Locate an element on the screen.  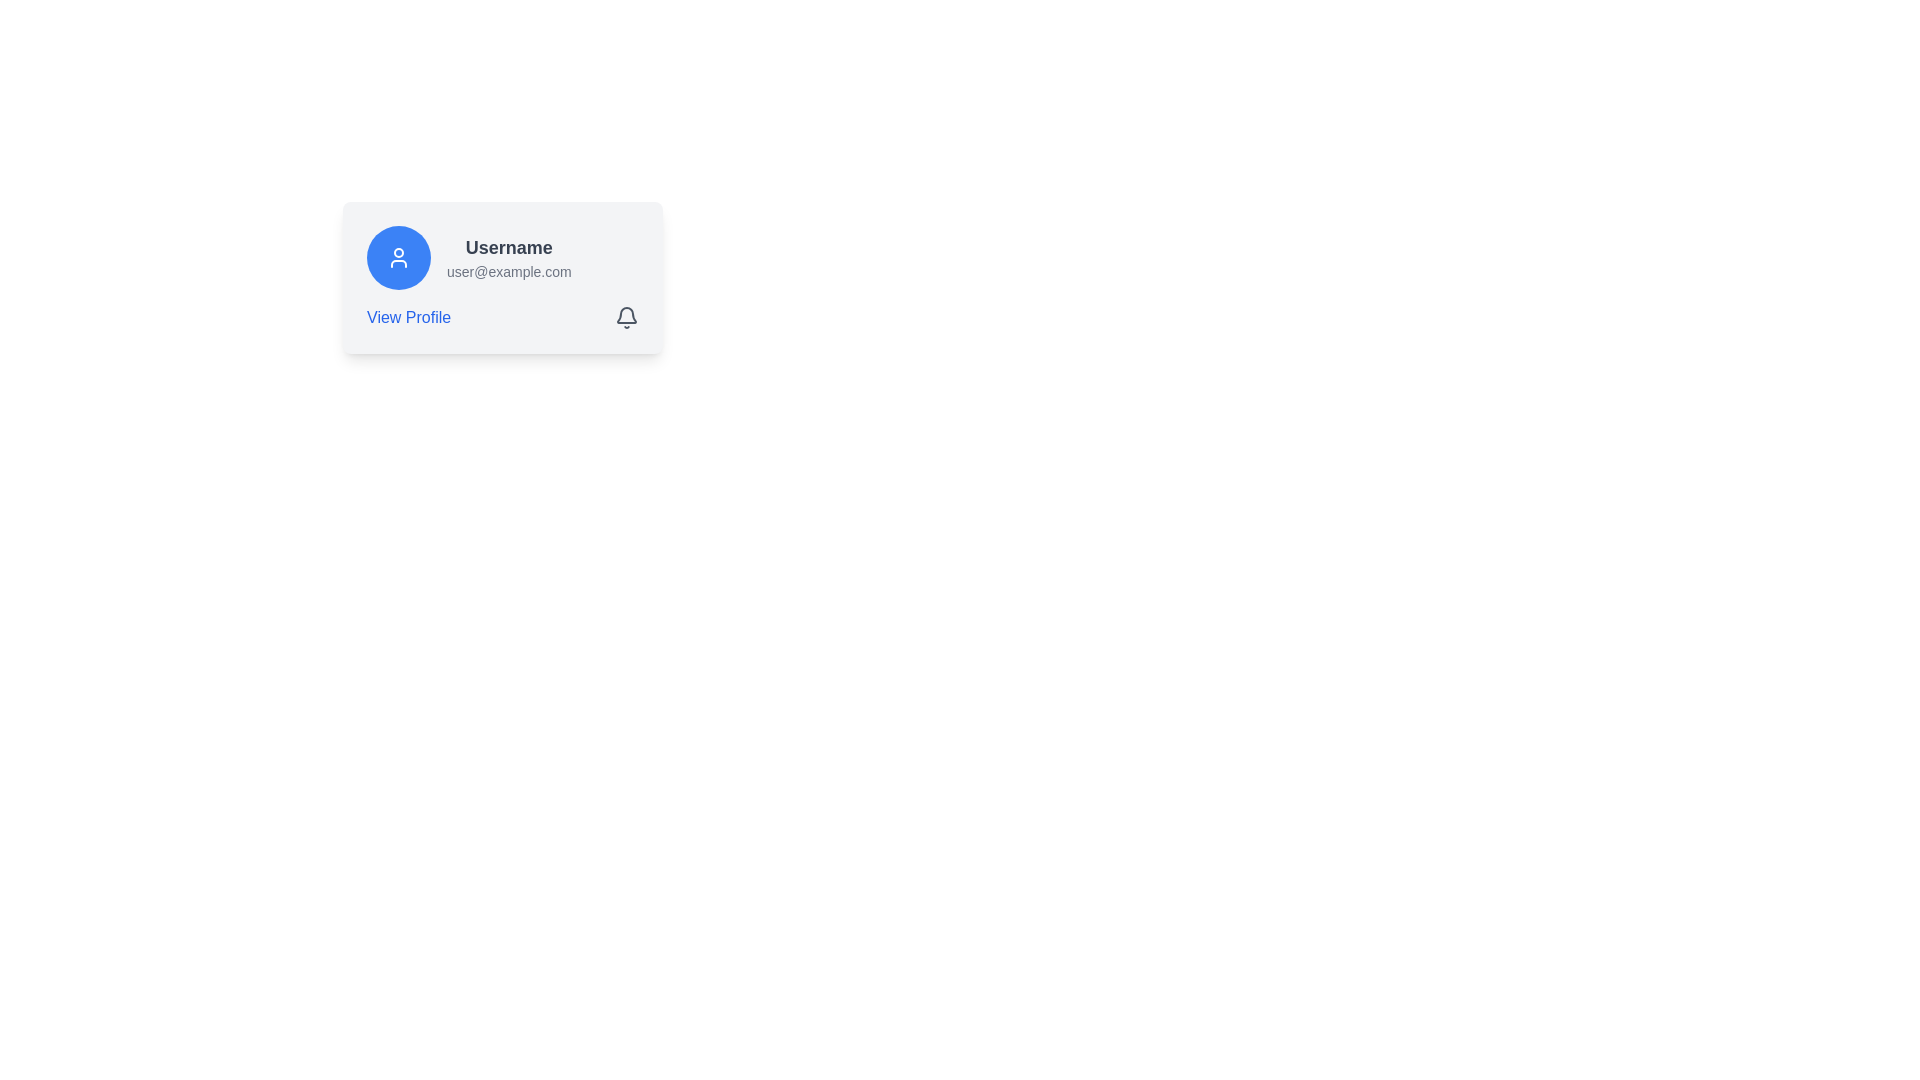
the email address text 'user@example.com' displayed in gray color, which is located below the 'Username' text within a card-like structure is located at coordinates (509, 272).